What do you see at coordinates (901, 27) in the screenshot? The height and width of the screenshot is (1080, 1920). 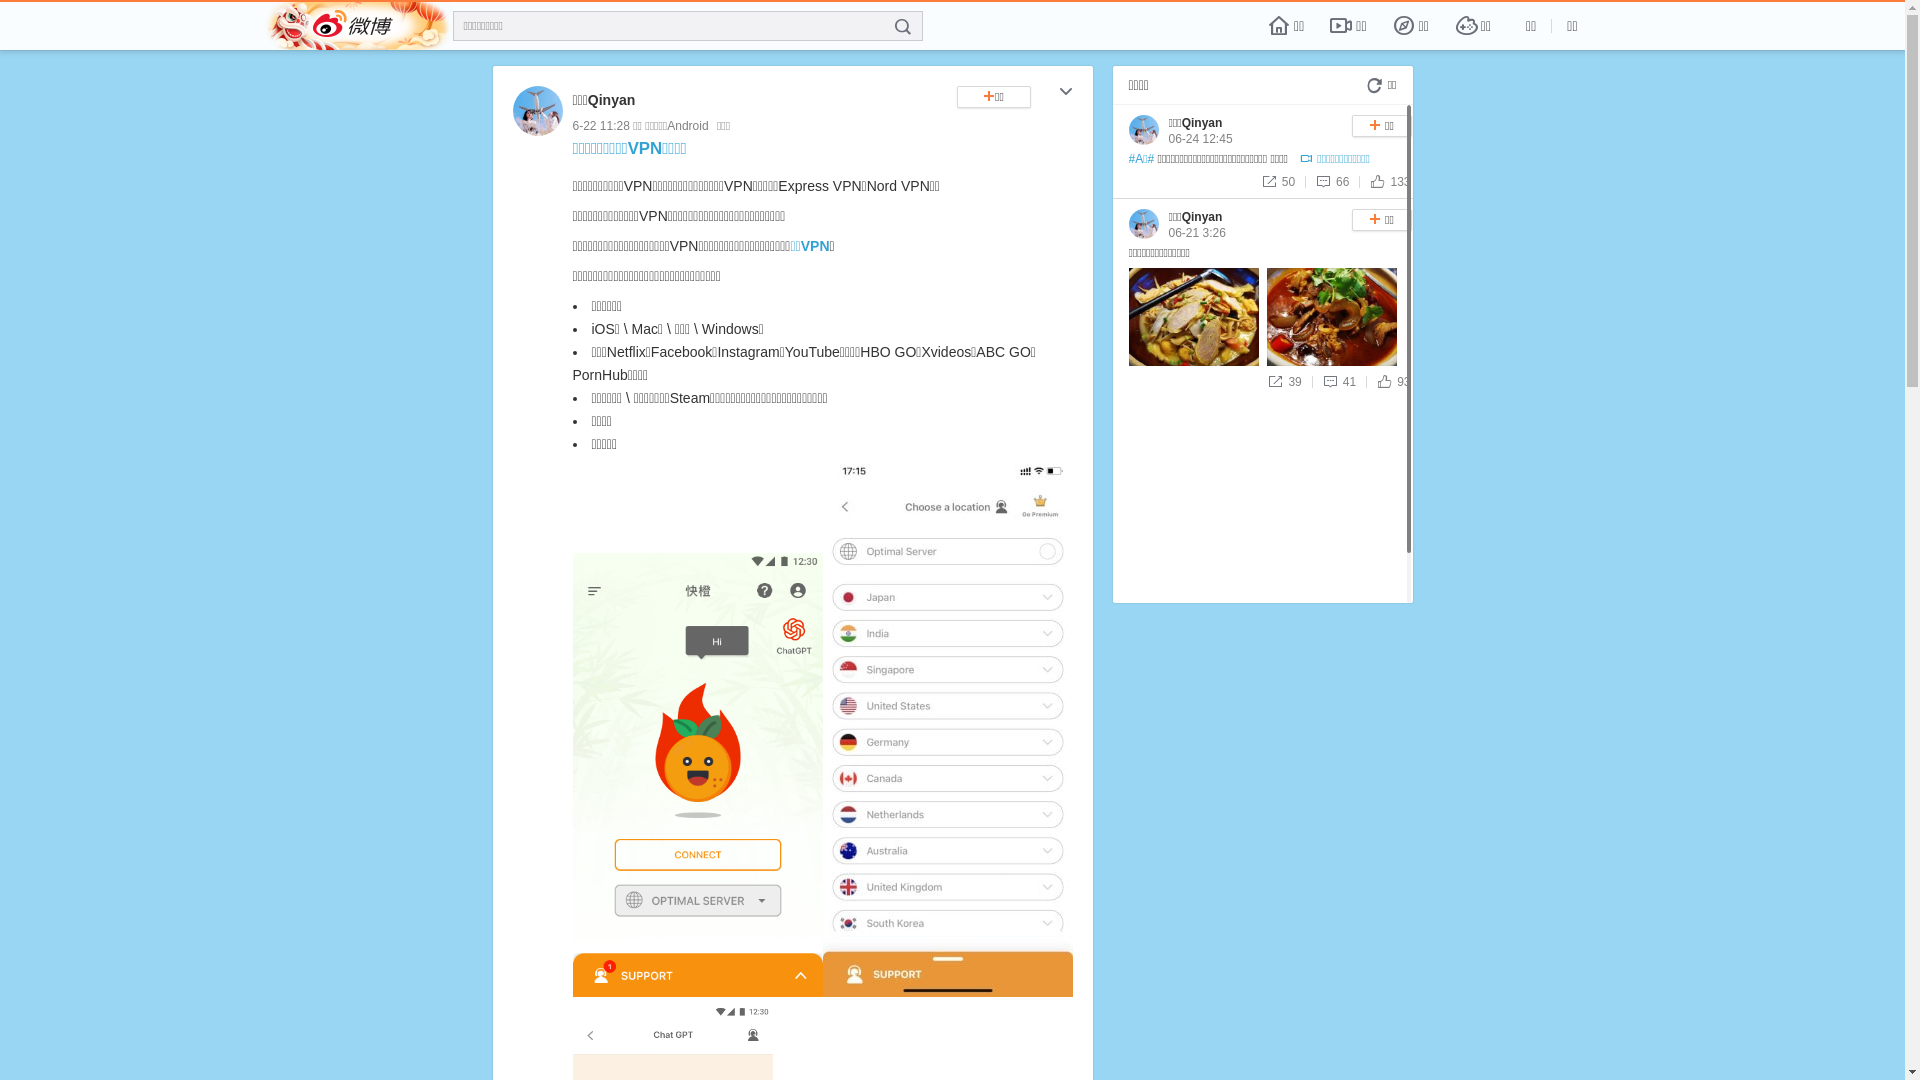 I see `'f'` at bounding box center [901, 27].